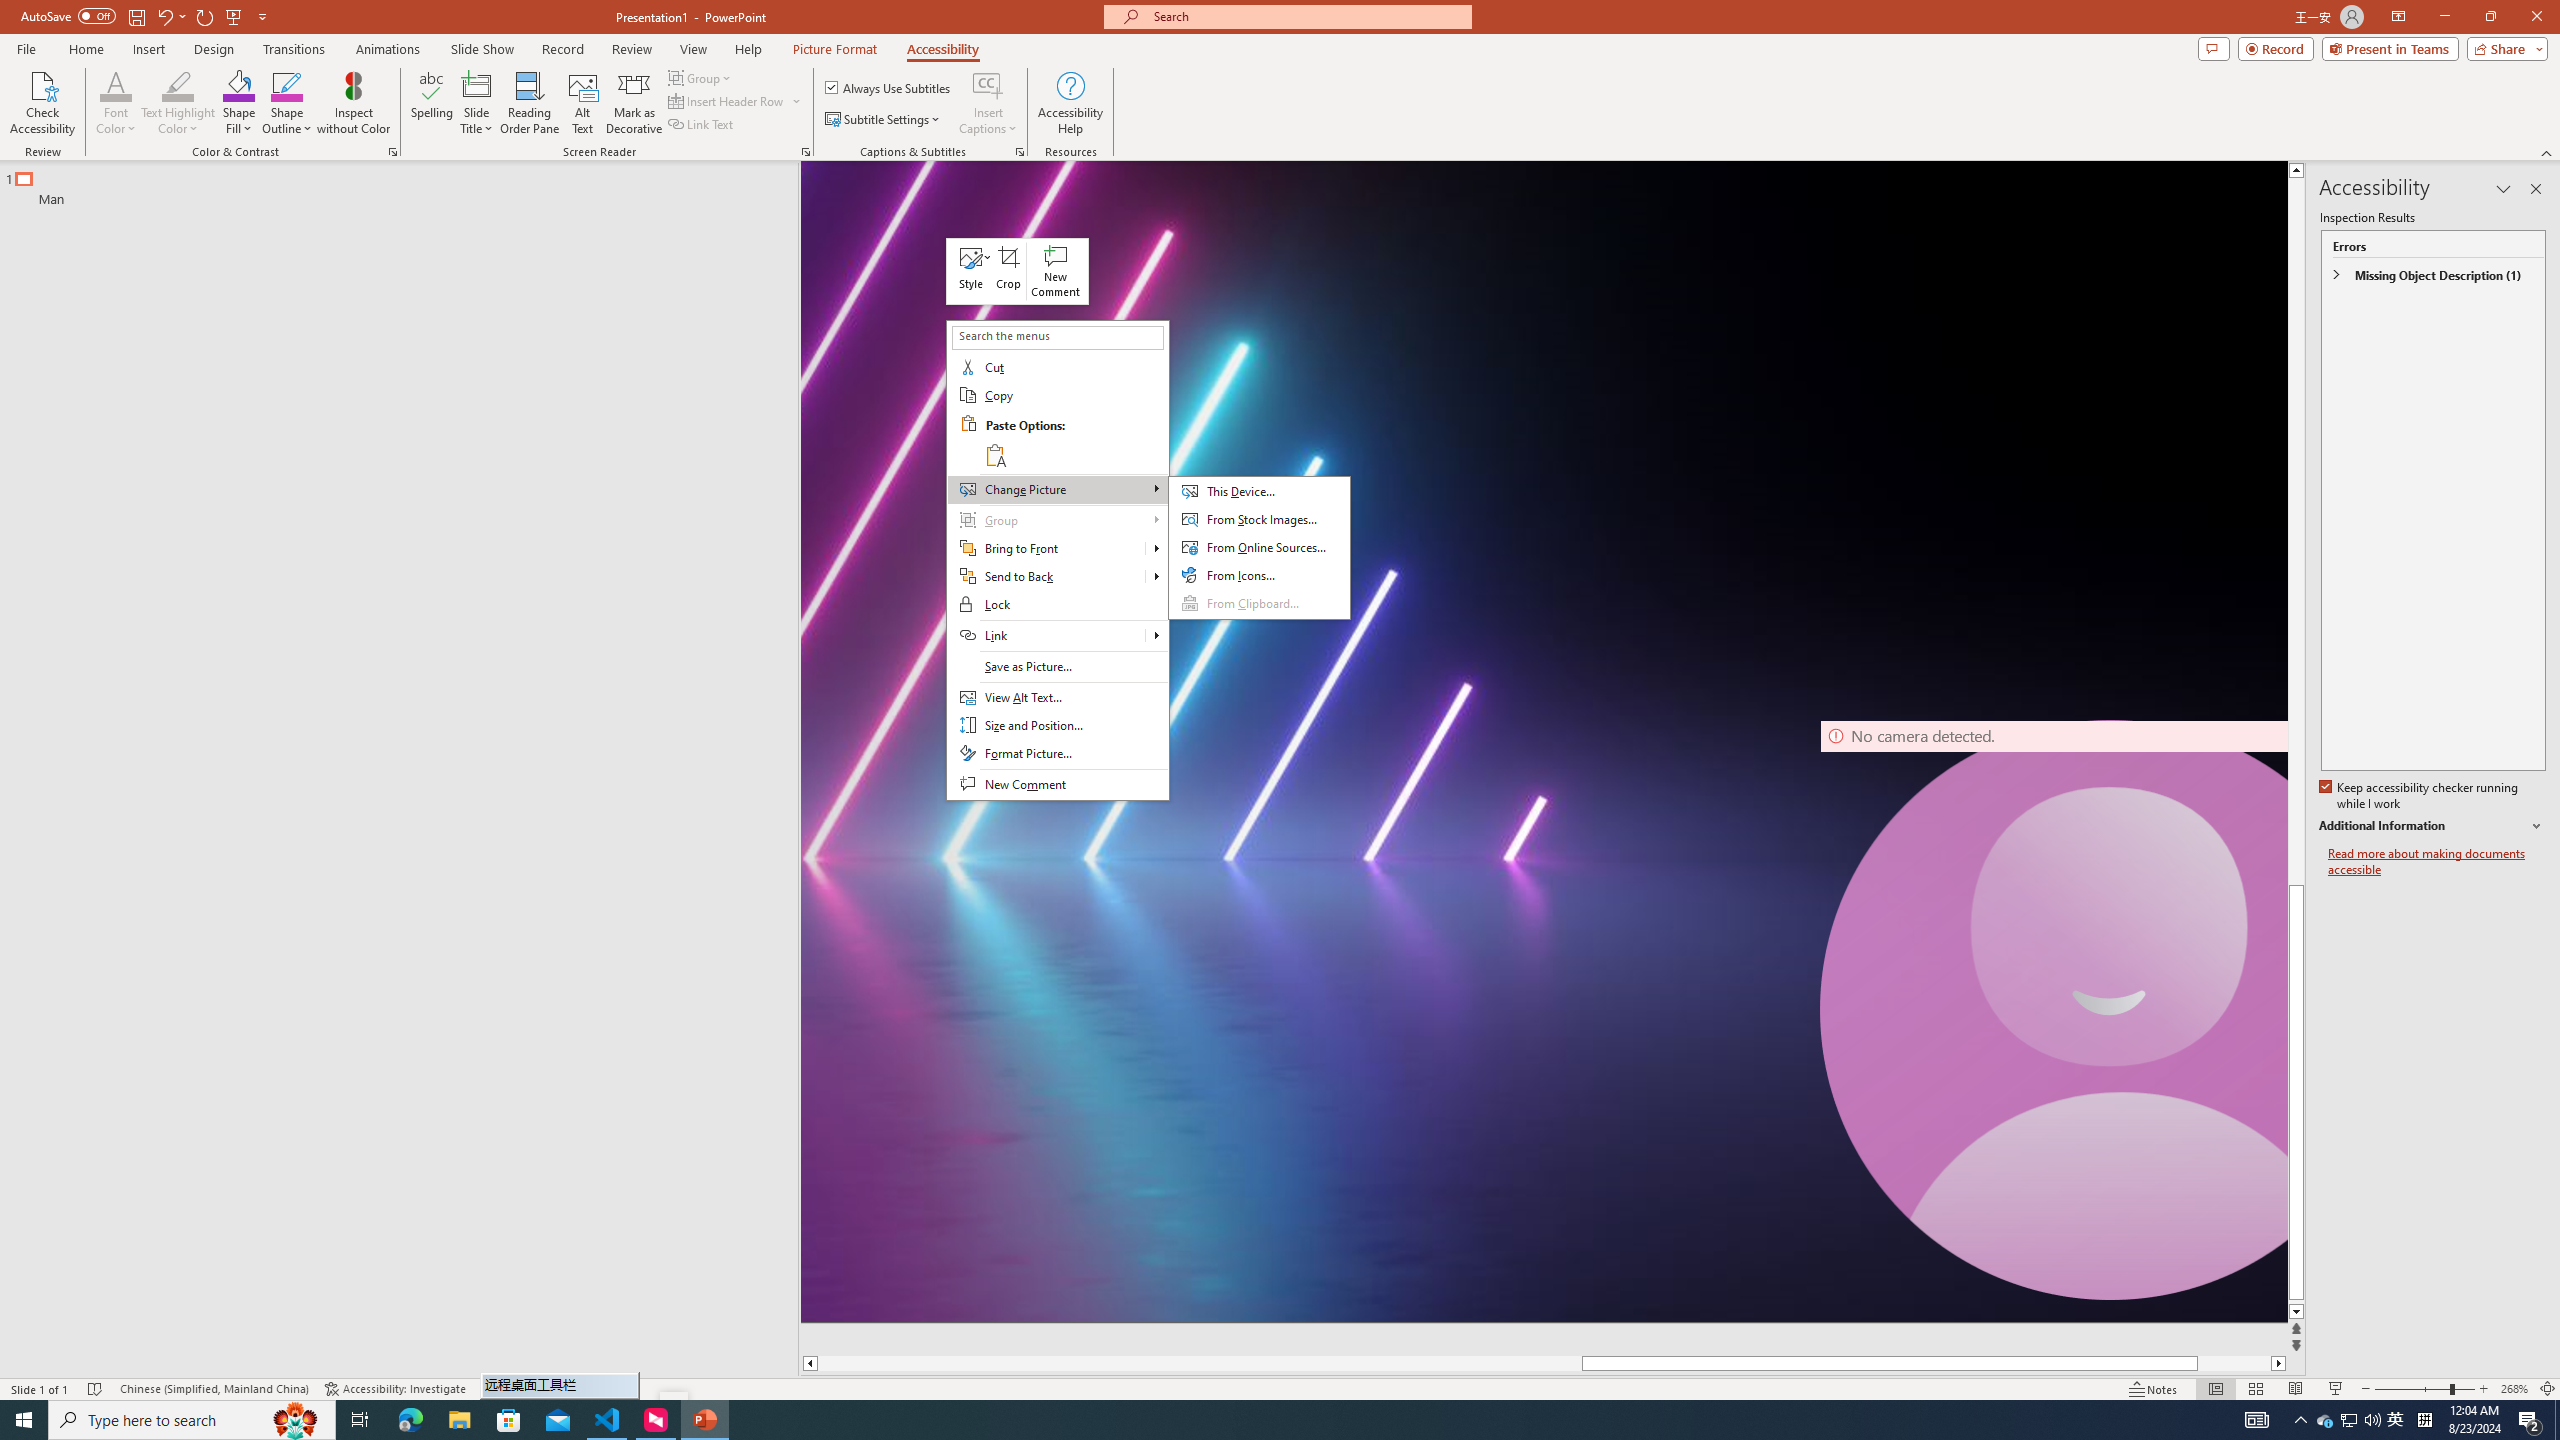 The height and width of the screenshot is (1440, 2560). Describe the element at coordinates (1056, 724) in the screenshot. I see `'Size and Position...'` at that location.